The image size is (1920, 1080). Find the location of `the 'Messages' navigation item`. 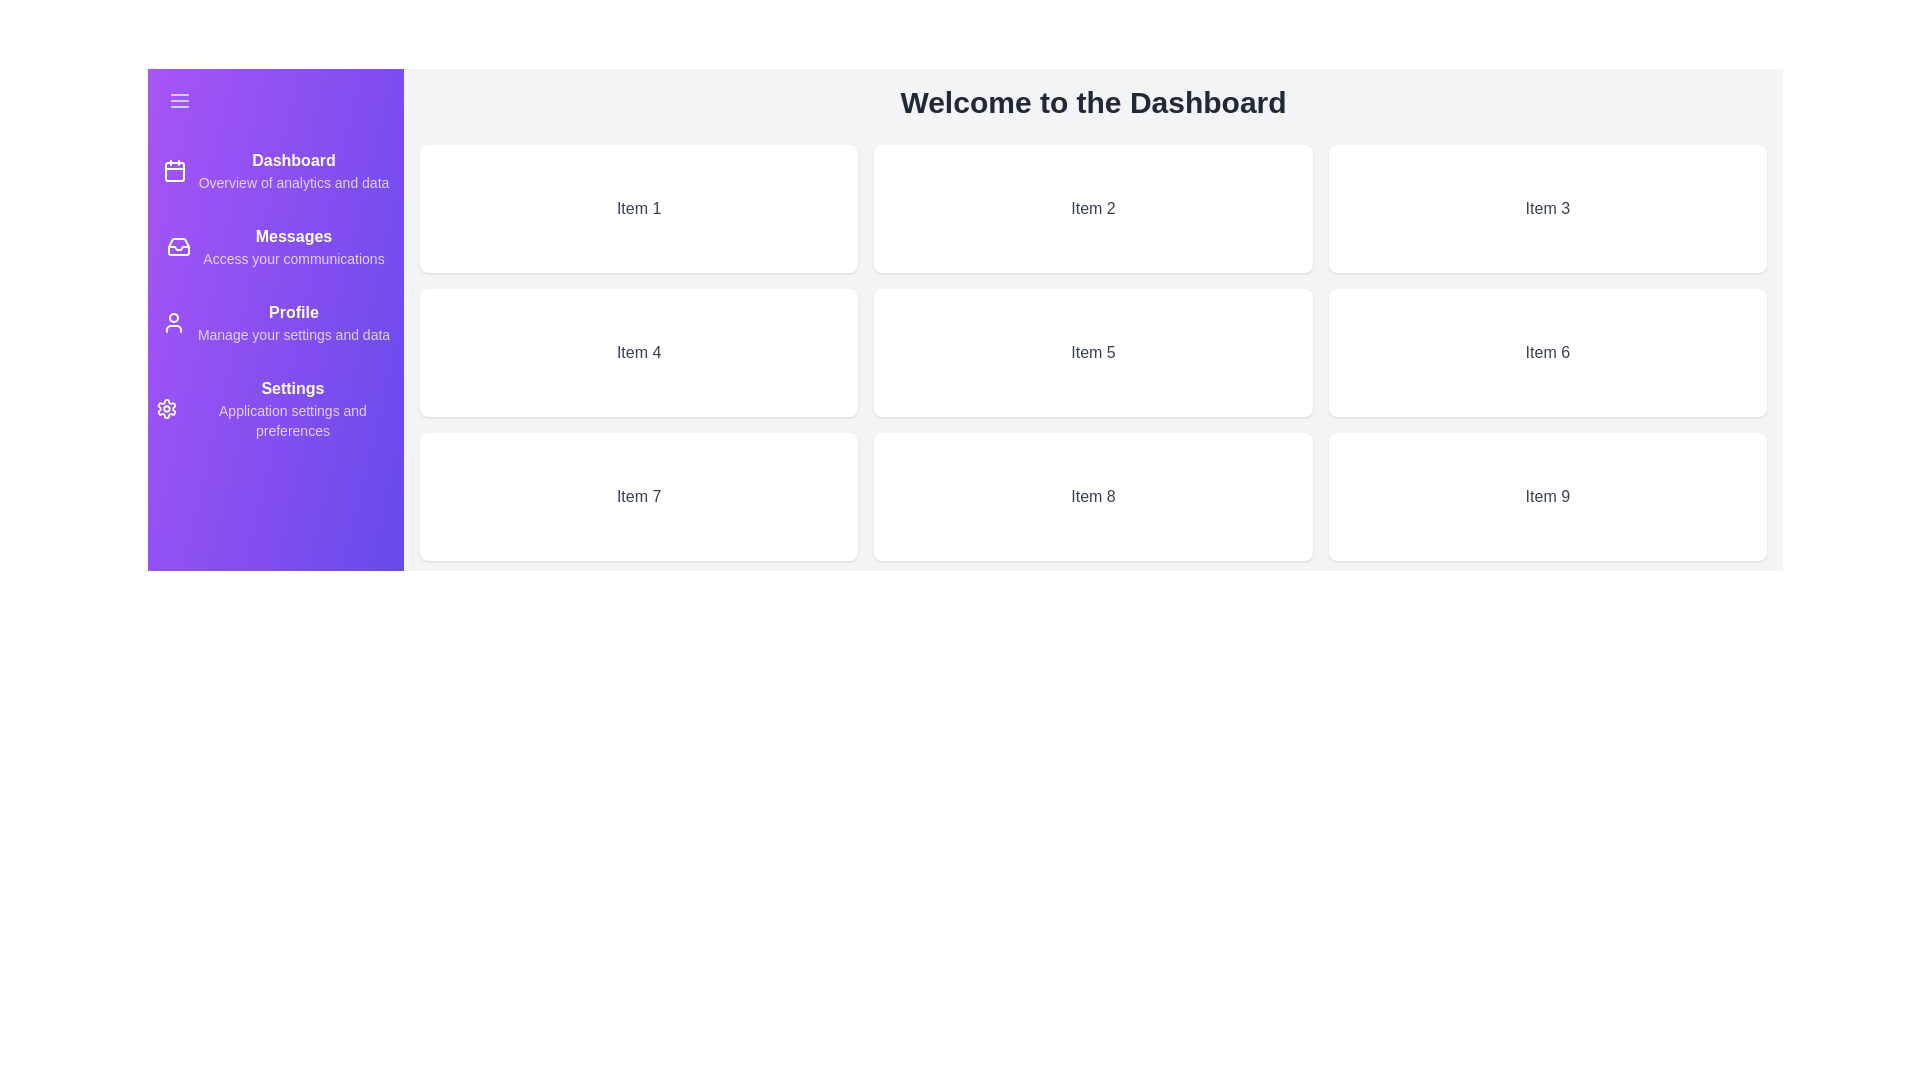

the 'Messages' navigation item is located at coordinates (274, 245).